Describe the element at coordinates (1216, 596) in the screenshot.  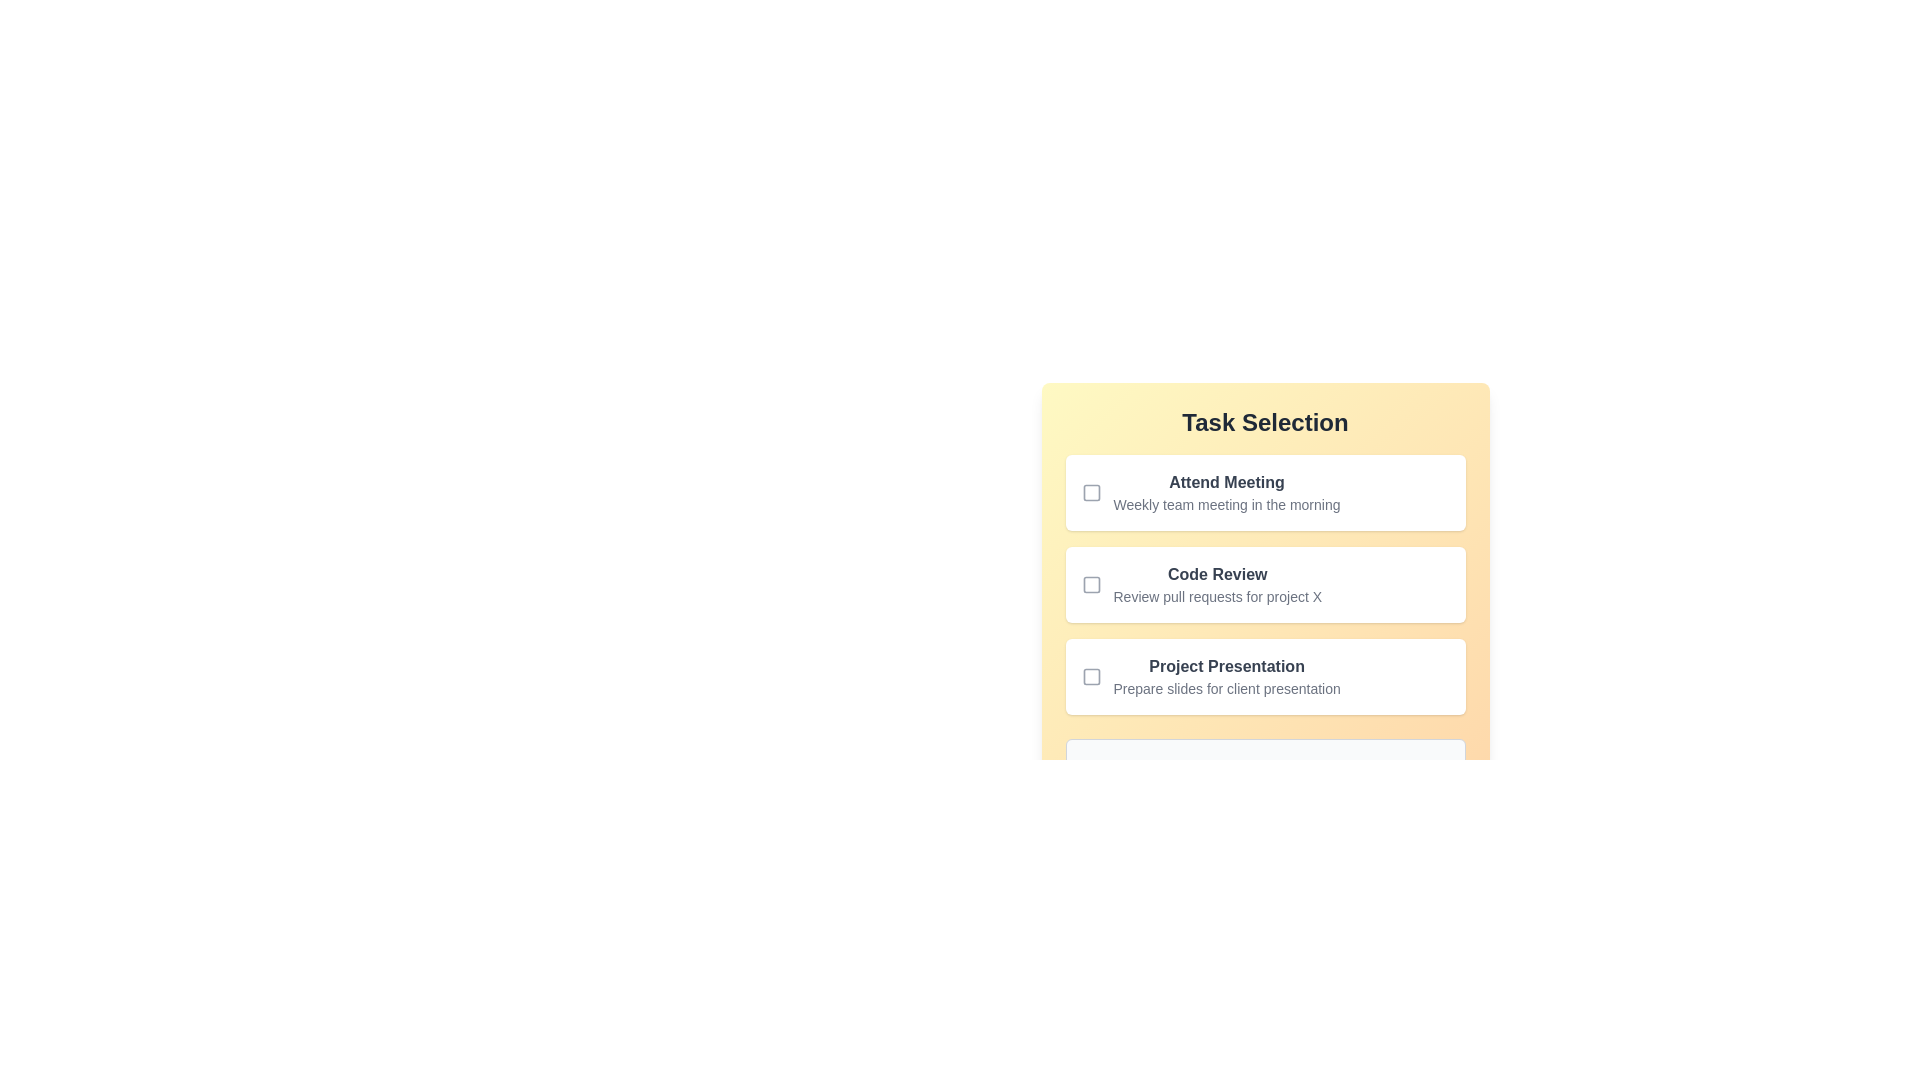
I see `the descriptive text element that reads 'Review pull requests for project X', which is located beneath the bold title 'Code Review'` at that location.